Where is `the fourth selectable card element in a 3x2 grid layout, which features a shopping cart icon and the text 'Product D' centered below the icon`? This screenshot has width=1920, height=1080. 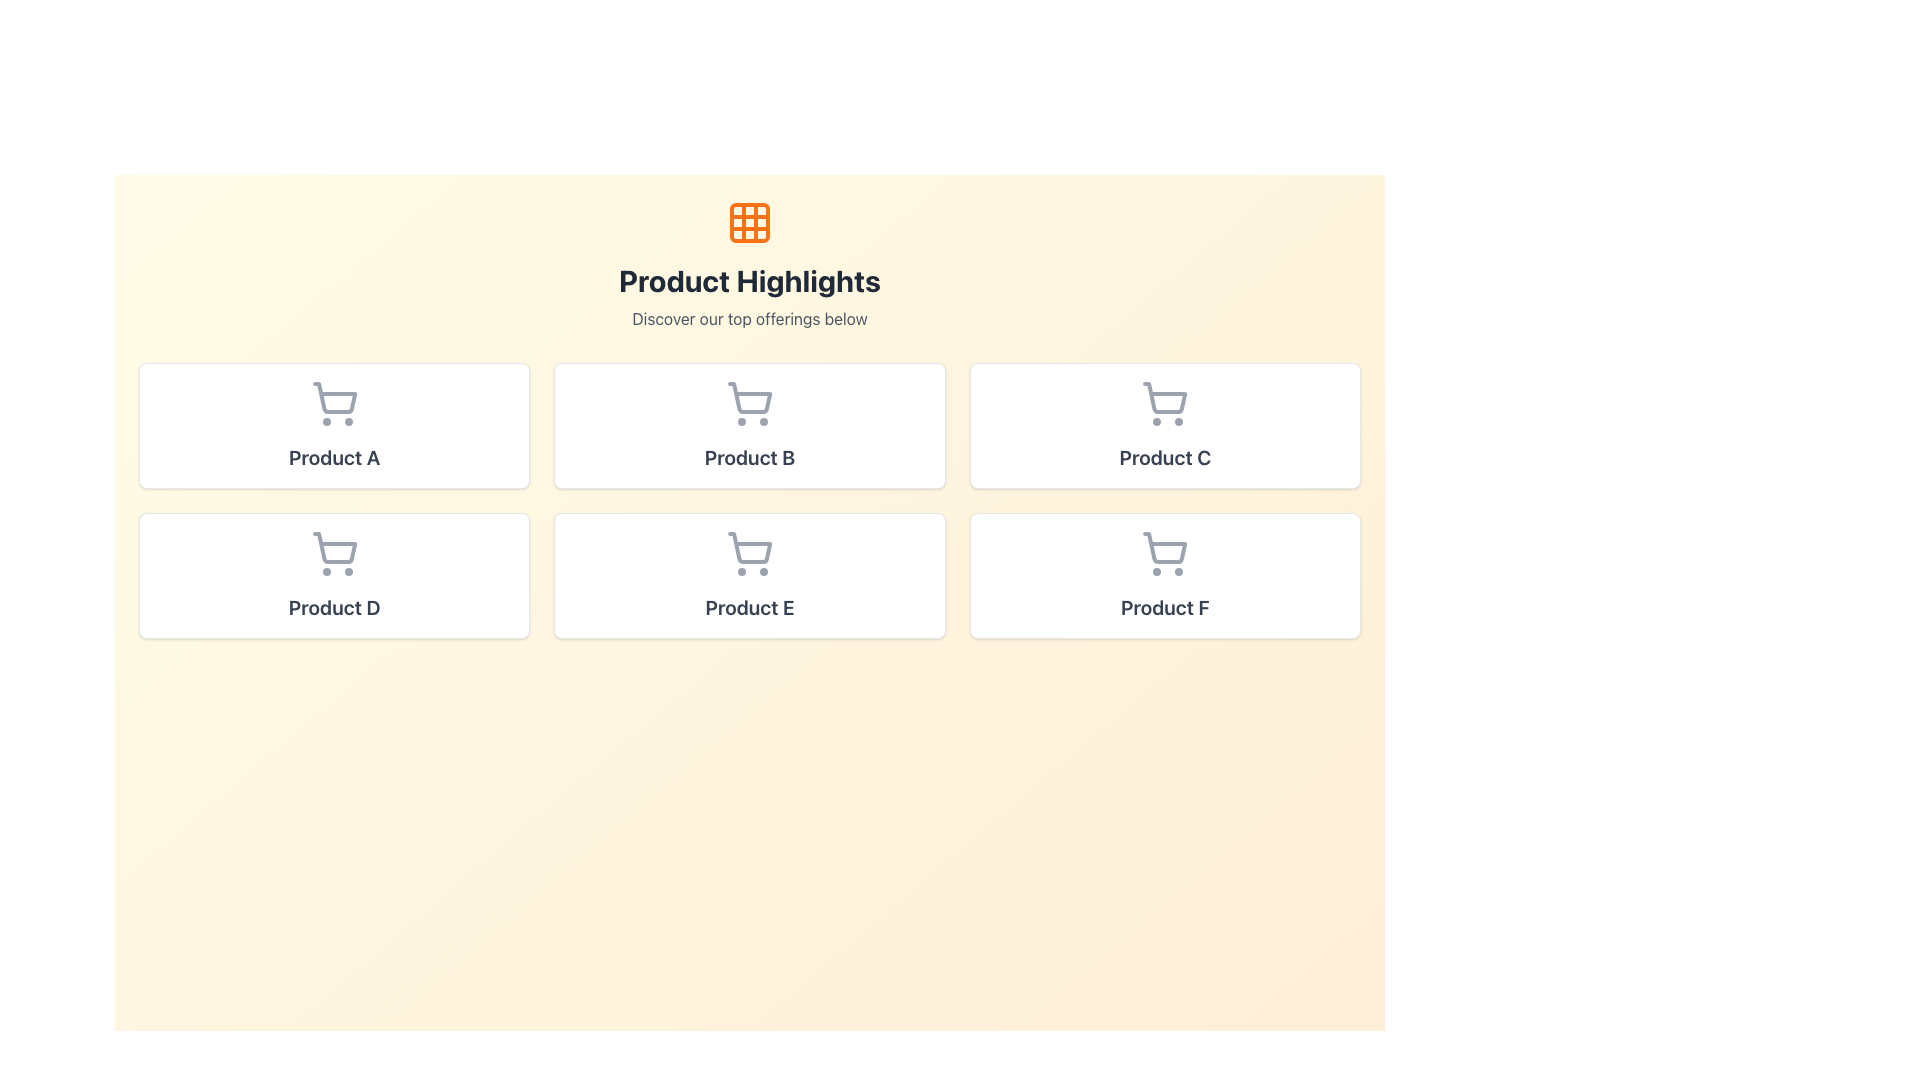 the fourth selectable card element in a 3x2 grid layout, which features a shopping cart icon and the text 'Product D' centered below the icon is located at coordinates (334, 575).